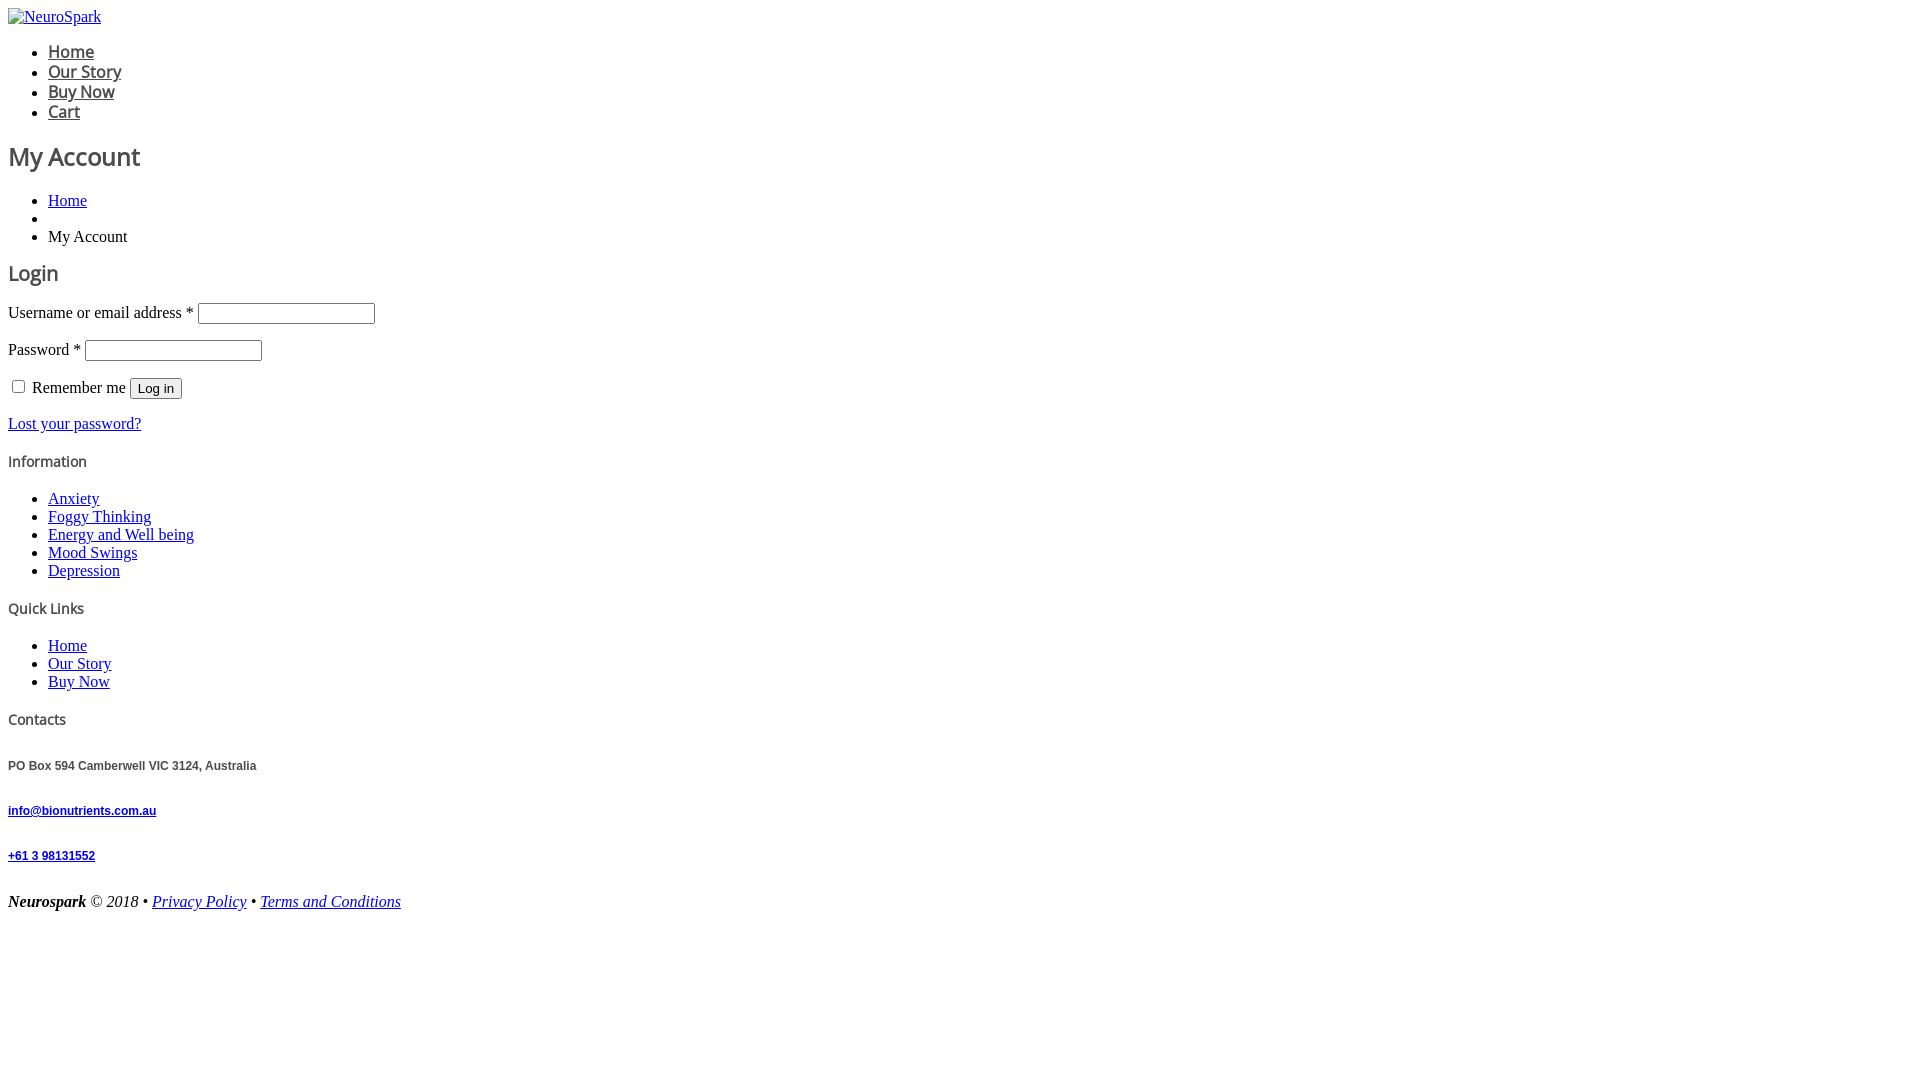 The image size is (1920, 1080). I want to click on 'Mood Swings', so click(48, 552).